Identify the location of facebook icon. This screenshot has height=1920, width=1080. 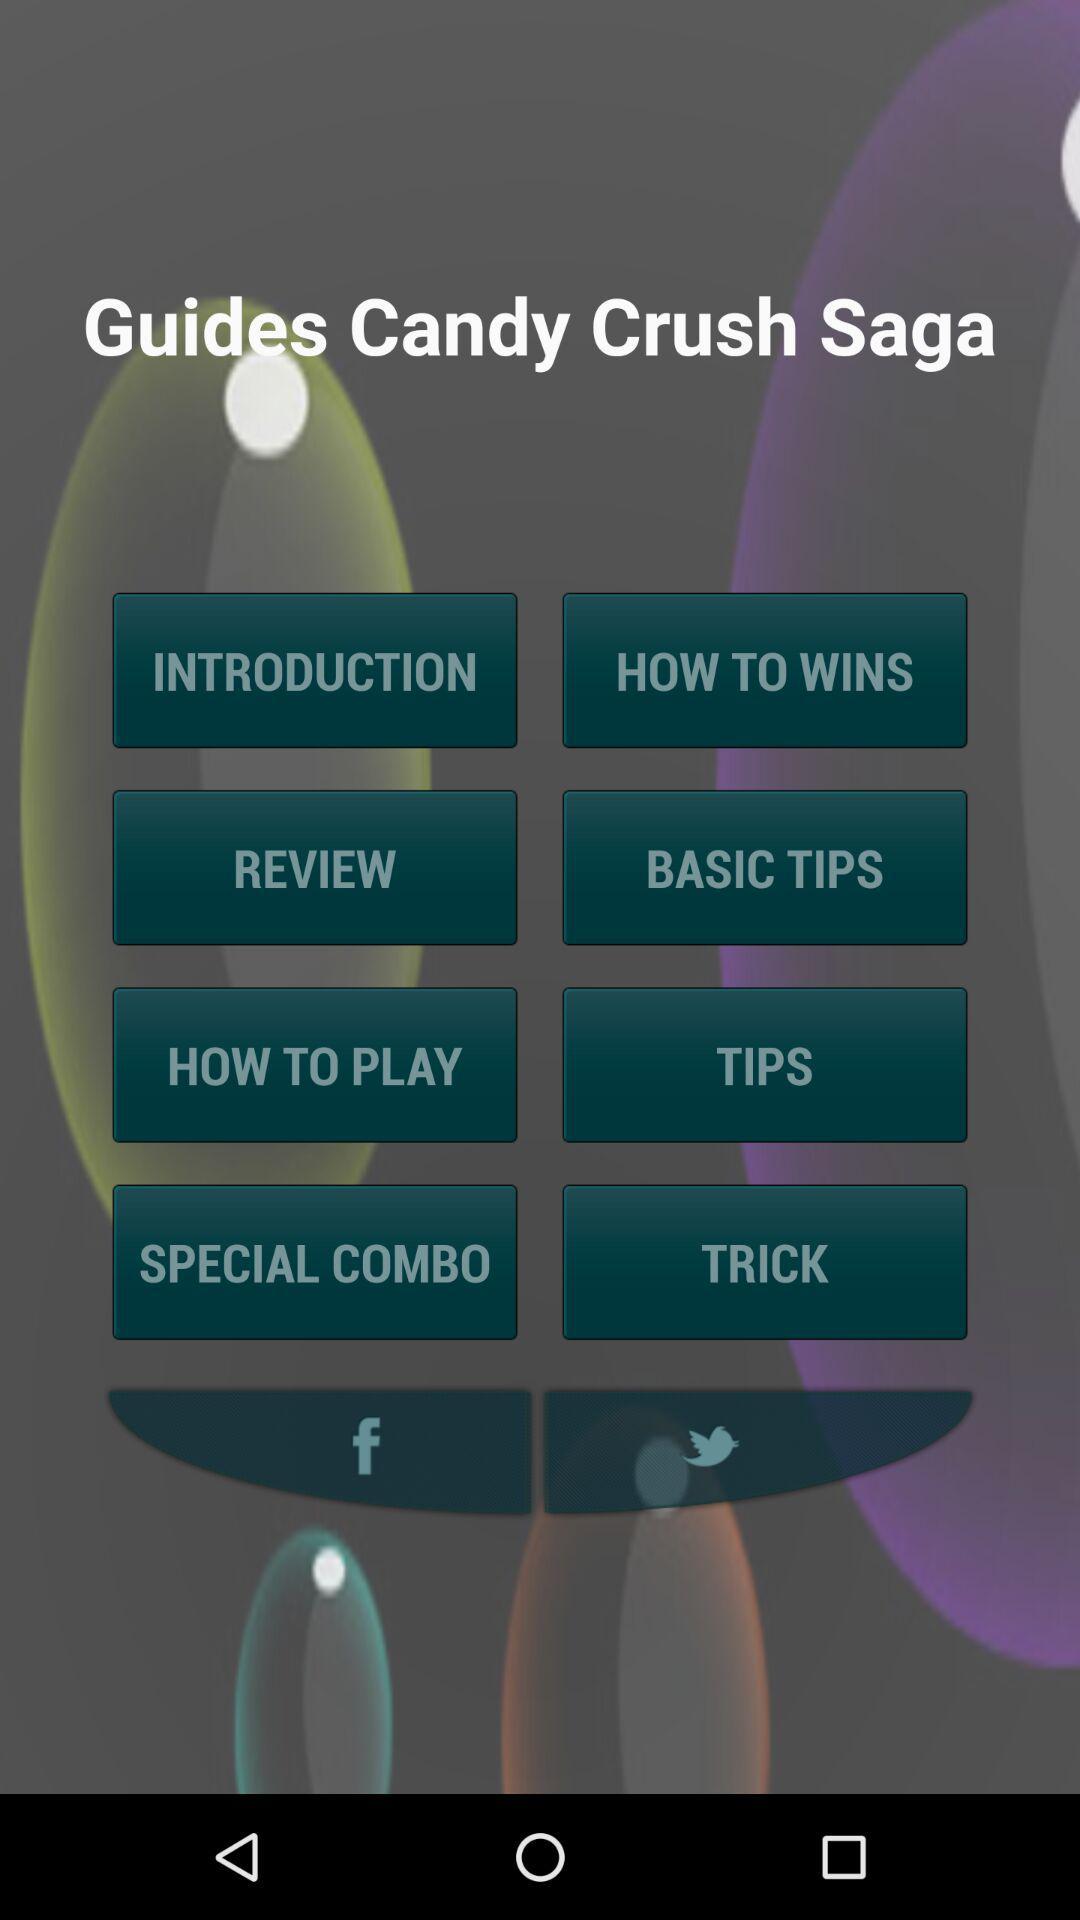
(314, 1452).